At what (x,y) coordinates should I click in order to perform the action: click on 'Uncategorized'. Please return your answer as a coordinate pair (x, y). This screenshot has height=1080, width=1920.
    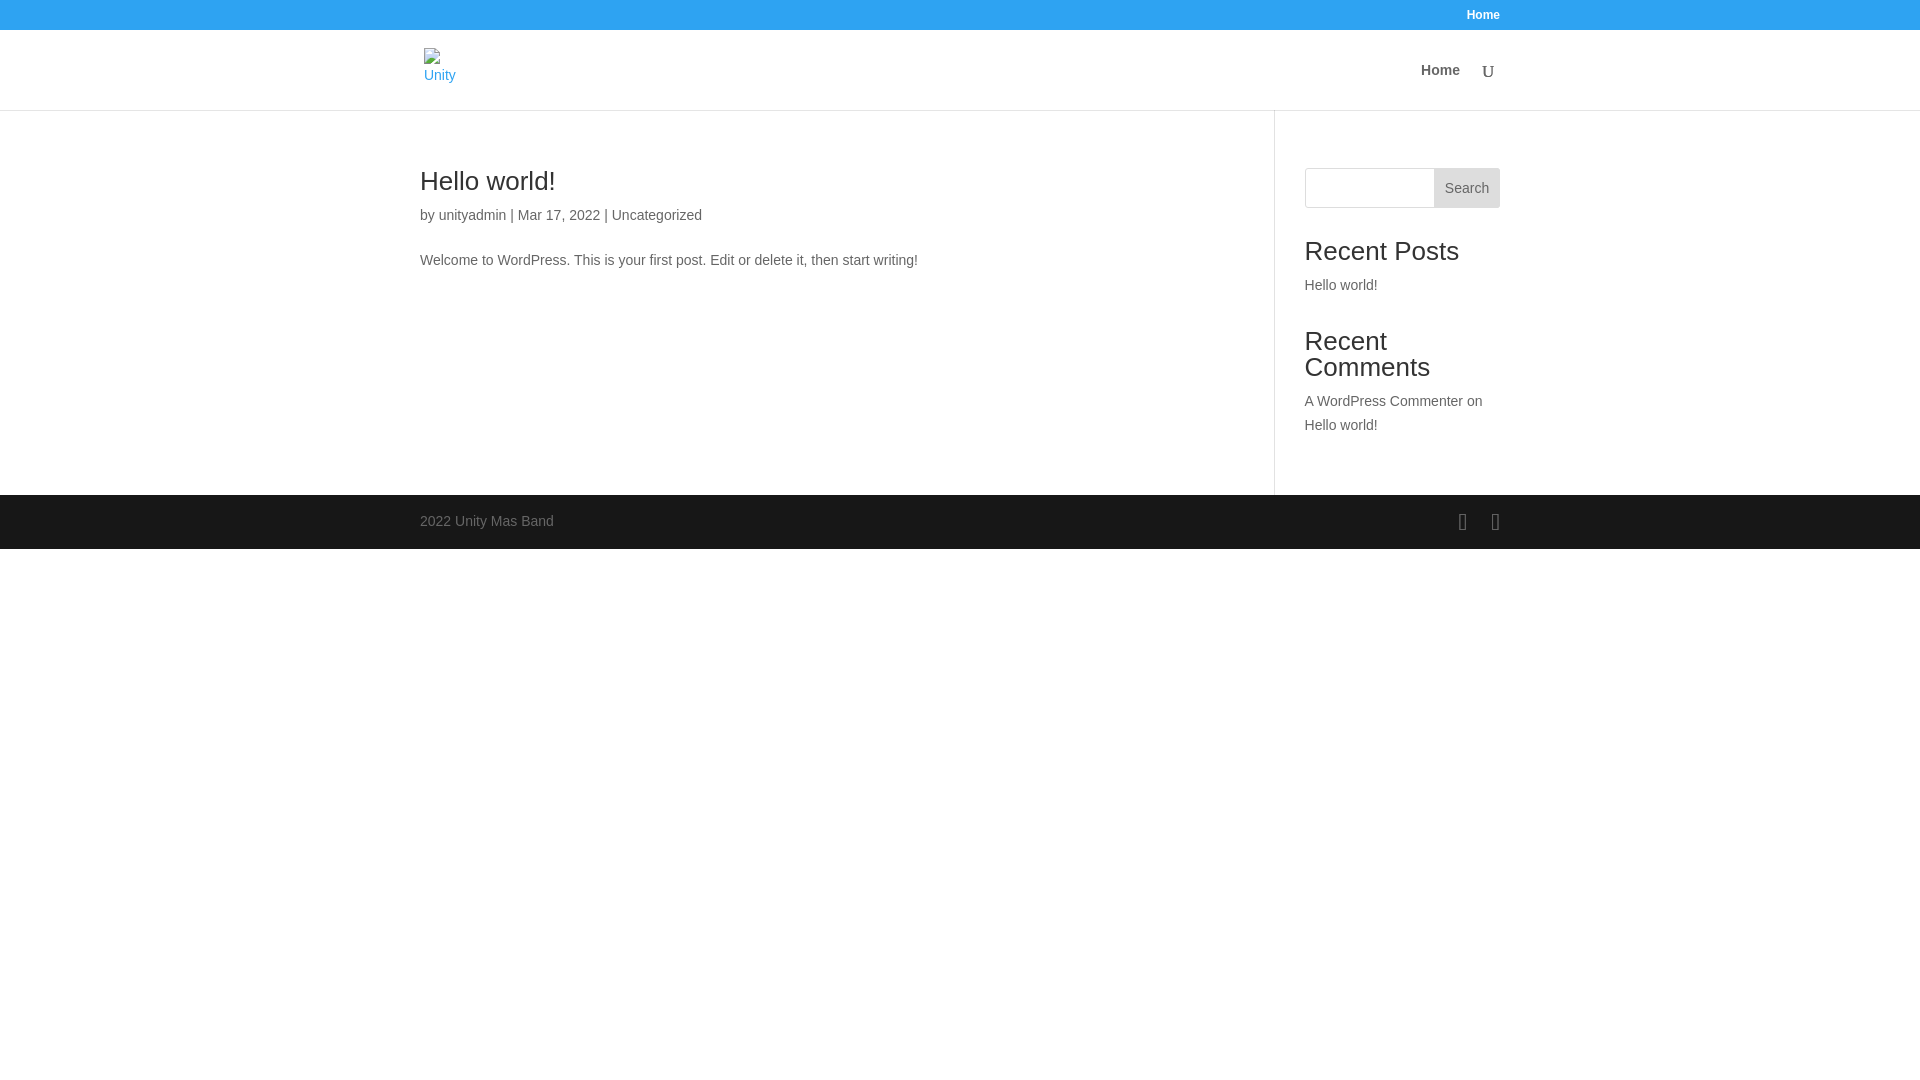
    Looking at the image, I should click on (657, 215).